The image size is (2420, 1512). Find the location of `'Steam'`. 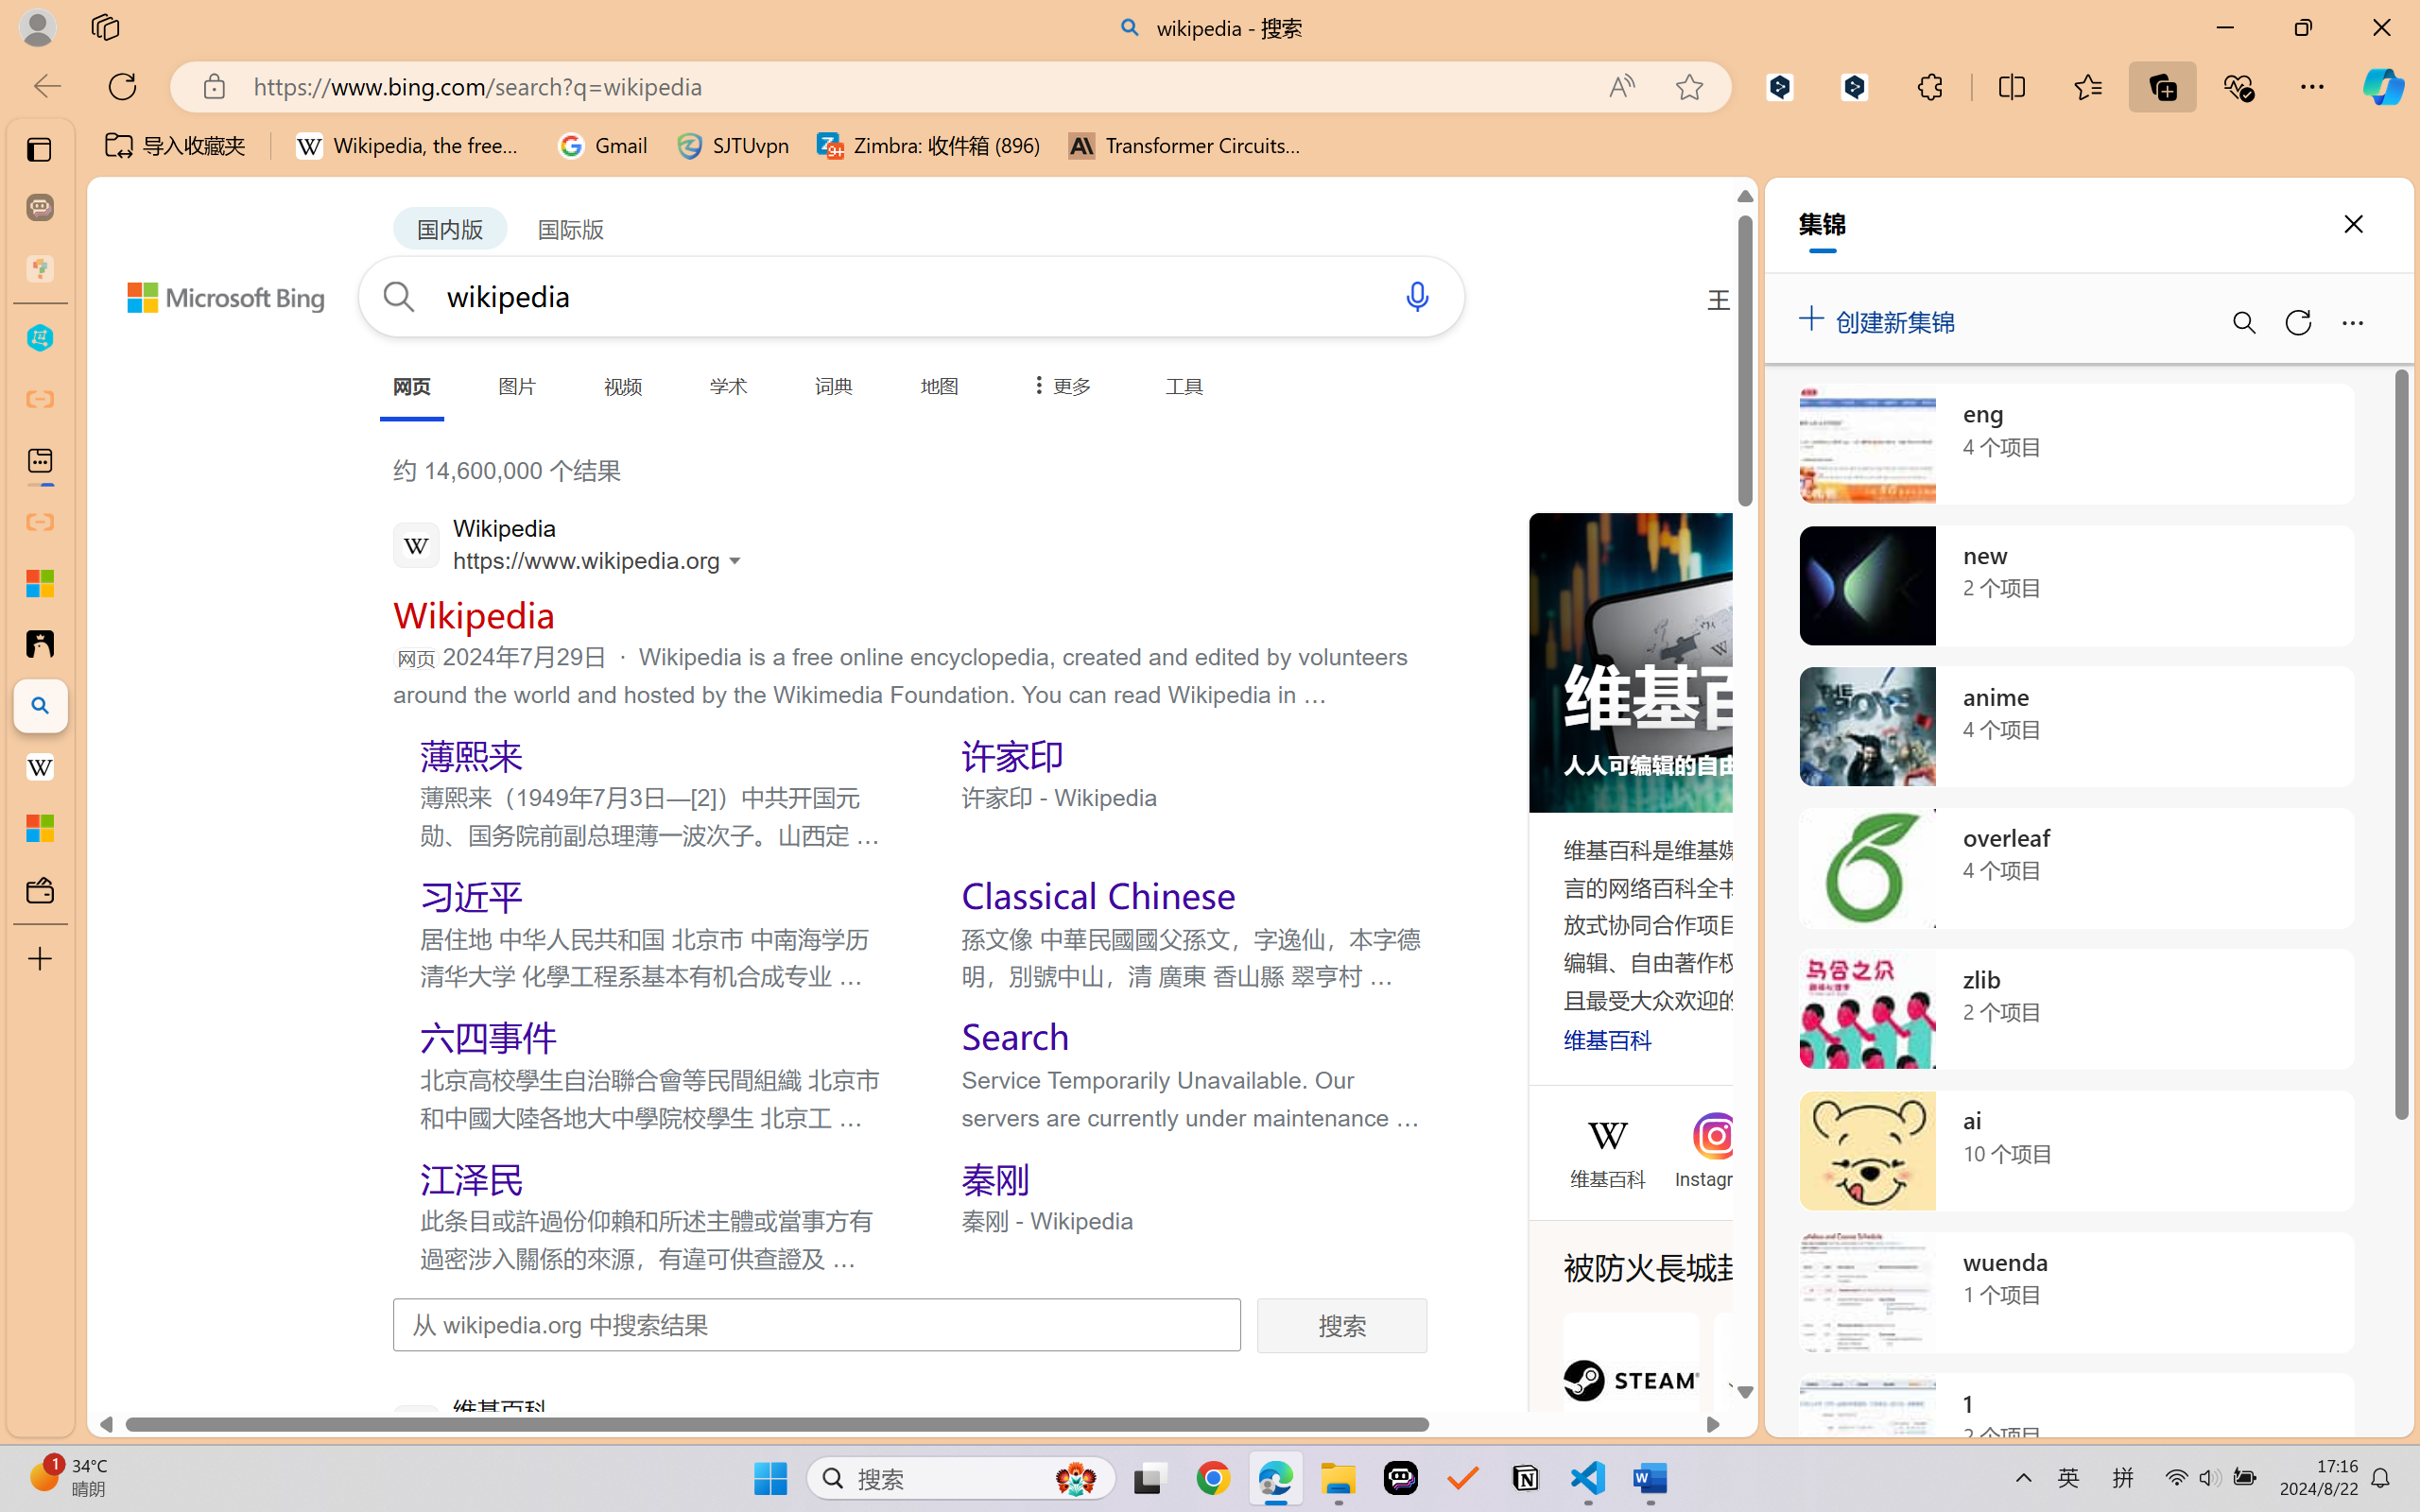

'Steam' is located at coordinates (1630, 1401).